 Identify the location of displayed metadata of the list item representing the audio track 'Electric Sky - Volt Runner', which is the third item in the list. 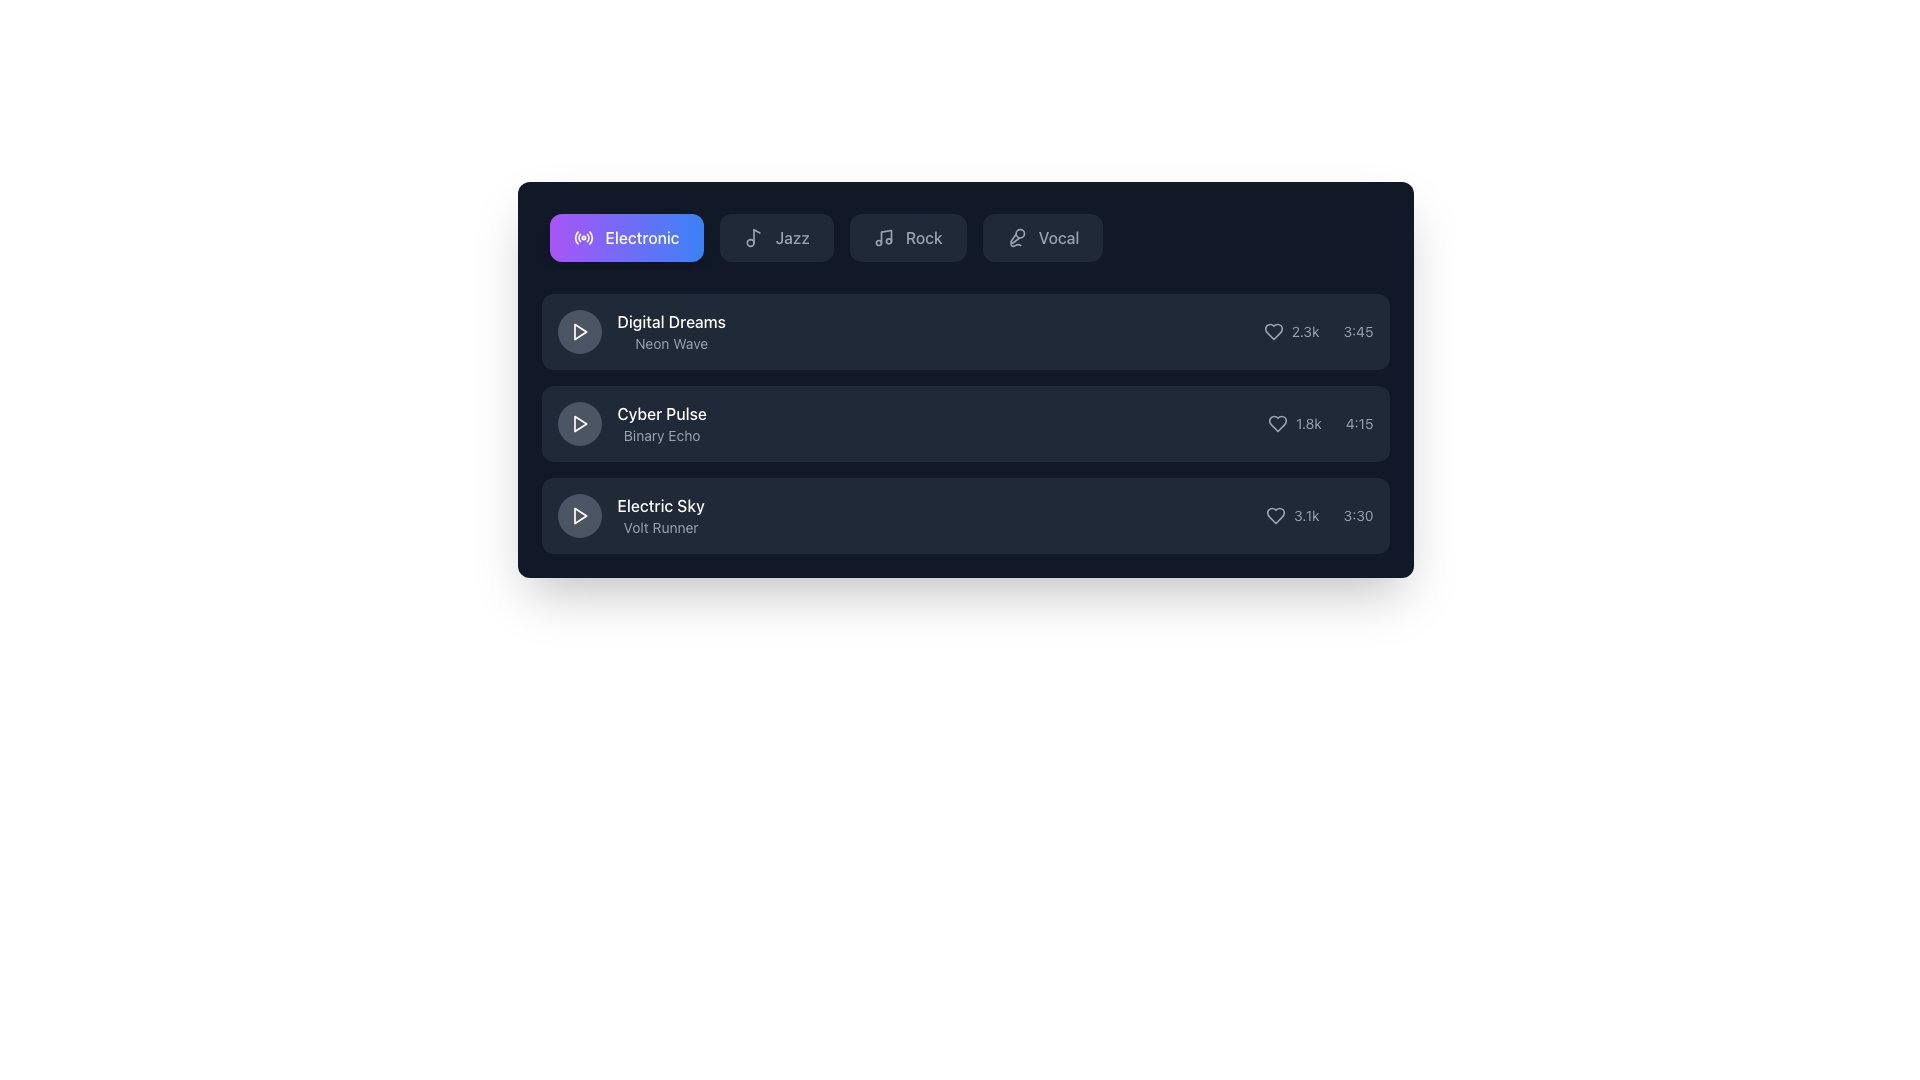
(965, 515).